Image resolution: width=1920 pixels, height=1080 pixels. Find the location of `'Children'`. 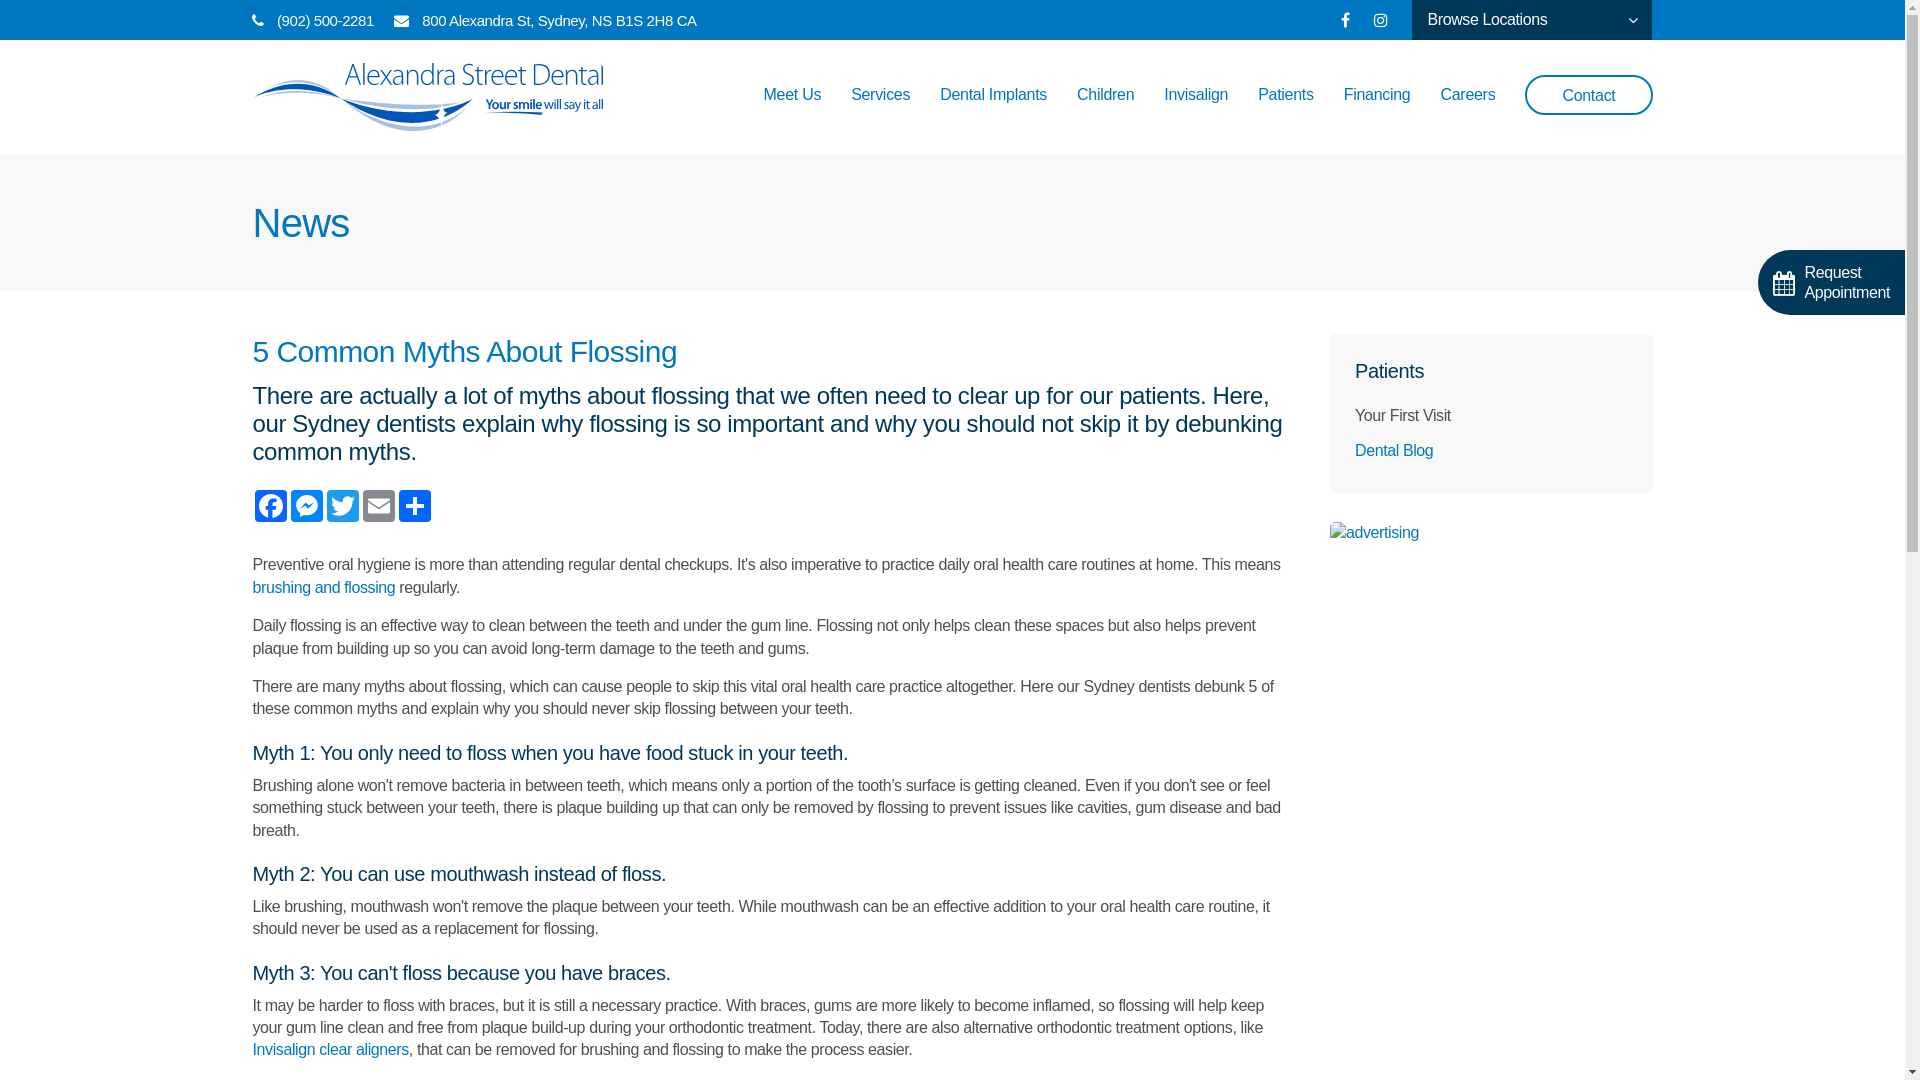

'Children' is located at coordinates (1104, 115).